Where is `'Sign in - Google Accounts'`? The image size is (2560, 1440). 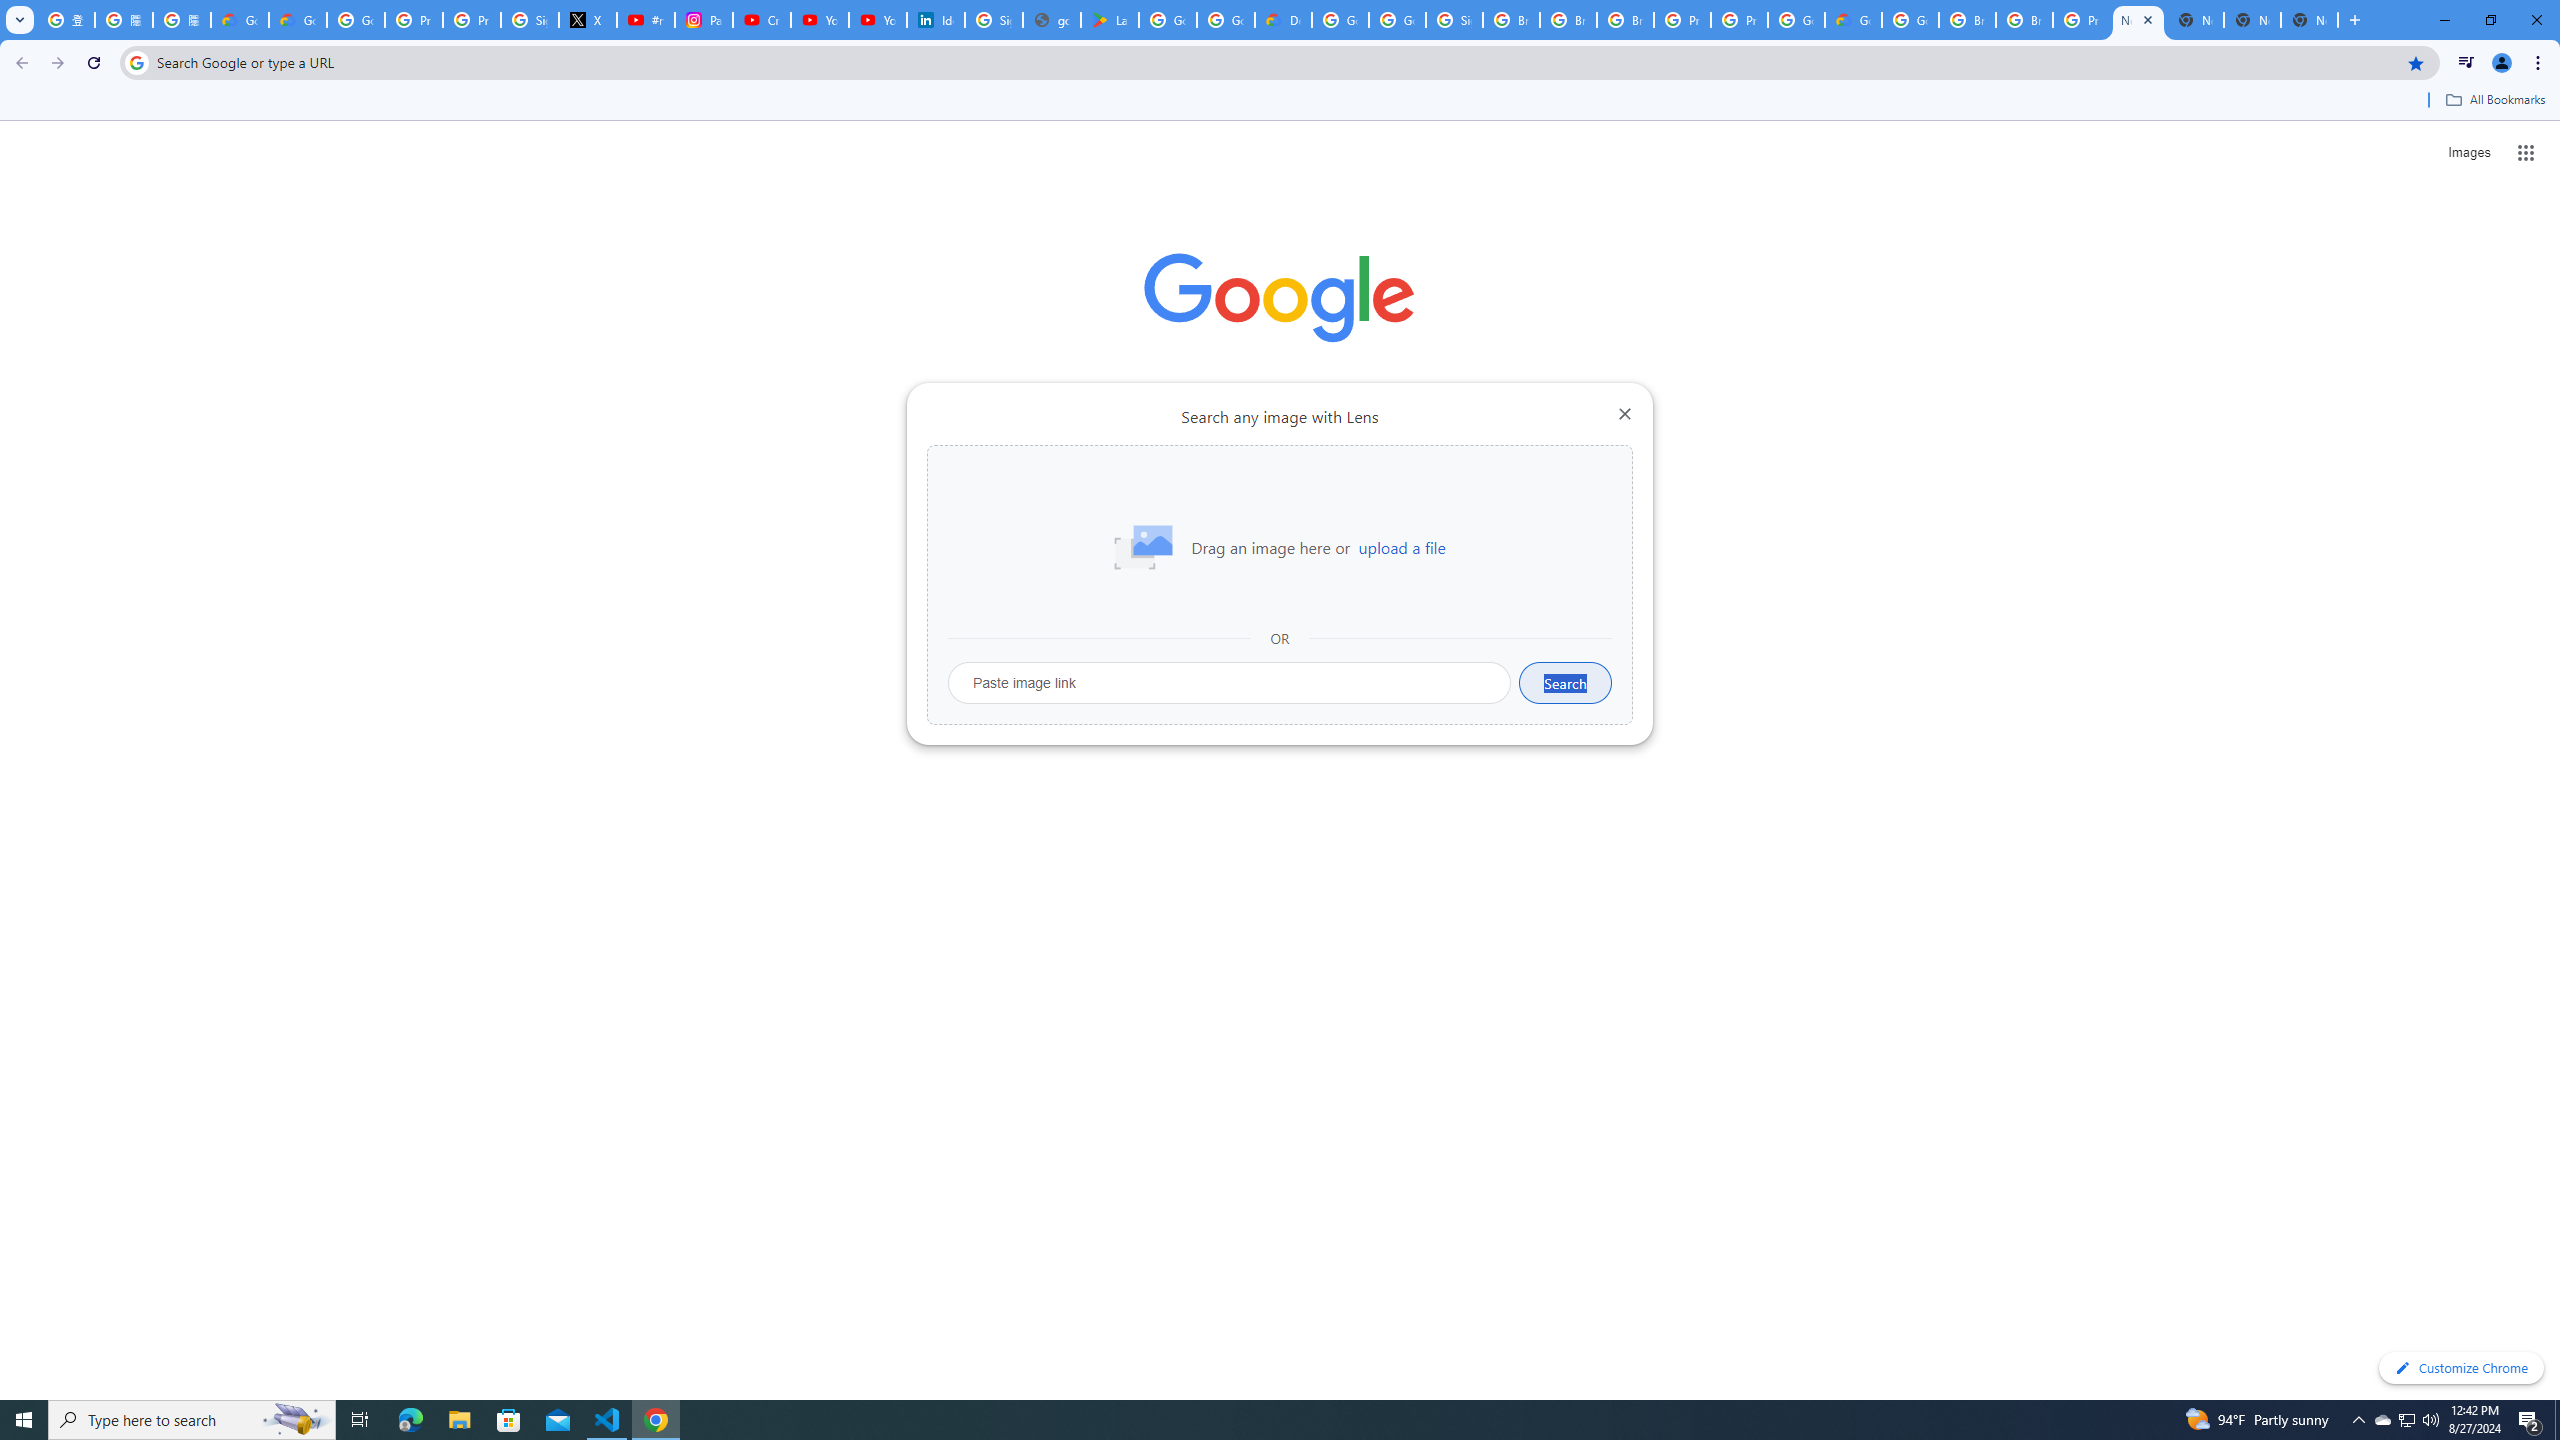
'Sign in - Google Accounts' is located at coordinates (992, 19).